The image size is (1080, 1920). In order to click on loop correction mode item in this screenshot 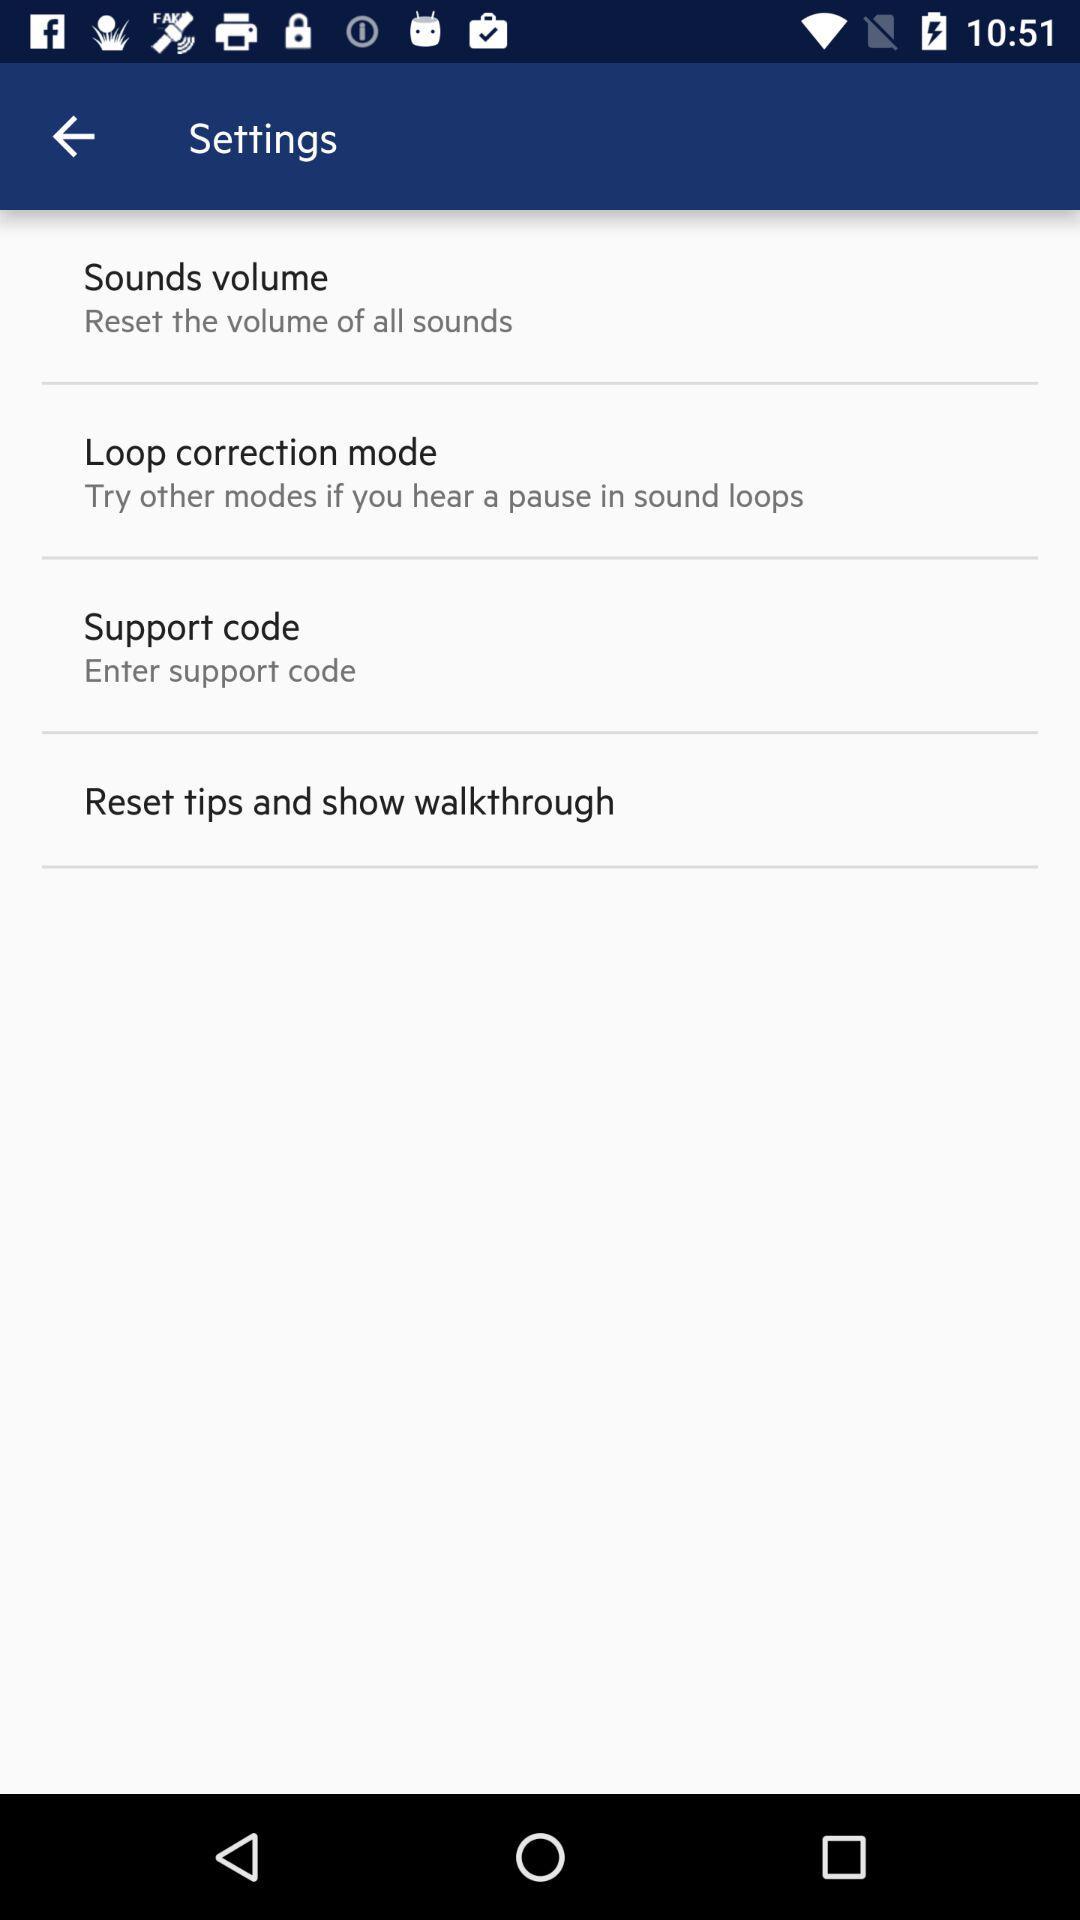, I will do `click(259, 449)`.